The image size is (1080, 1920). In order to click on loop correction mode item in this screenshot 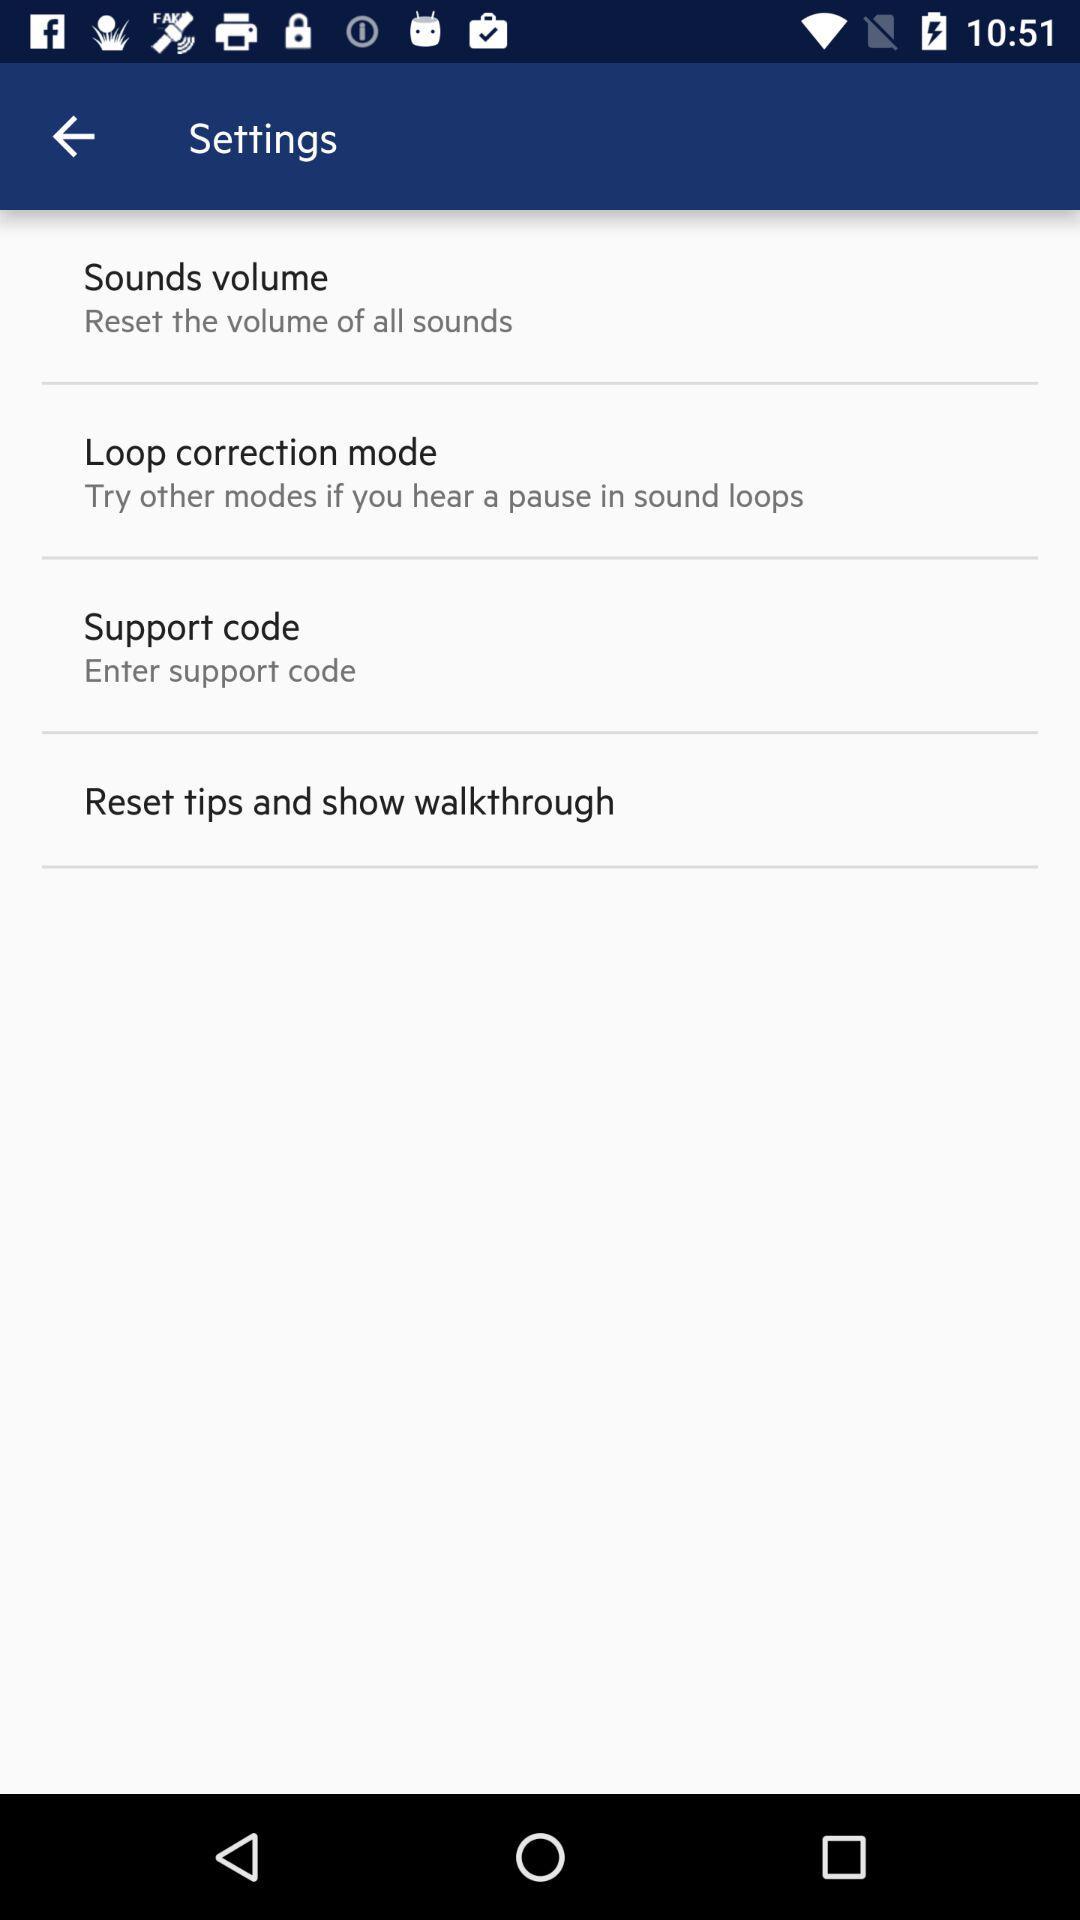, I will do `click(259, 449)`.